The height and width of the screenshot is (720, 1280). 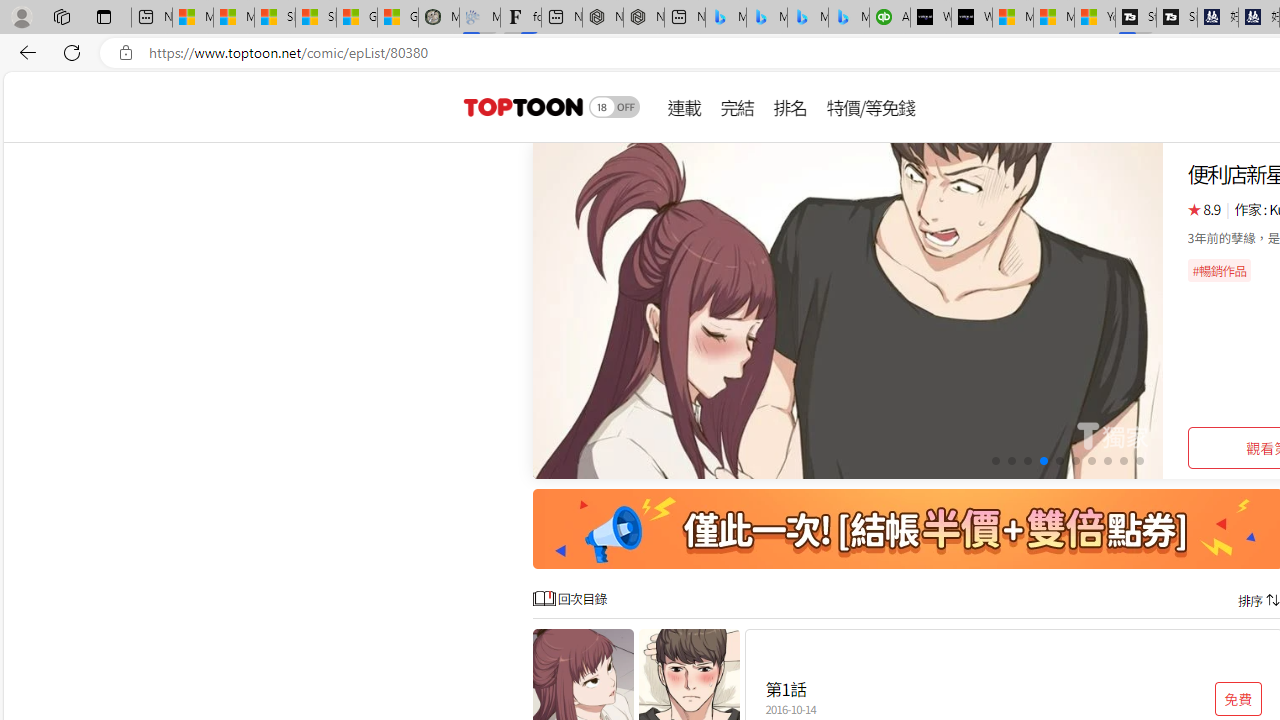 What do you see at coordinates (848, 311) in the screenshot?
I see `'Class: swiper-slide swiper-slide-active'` at bounding box center [848, 311].